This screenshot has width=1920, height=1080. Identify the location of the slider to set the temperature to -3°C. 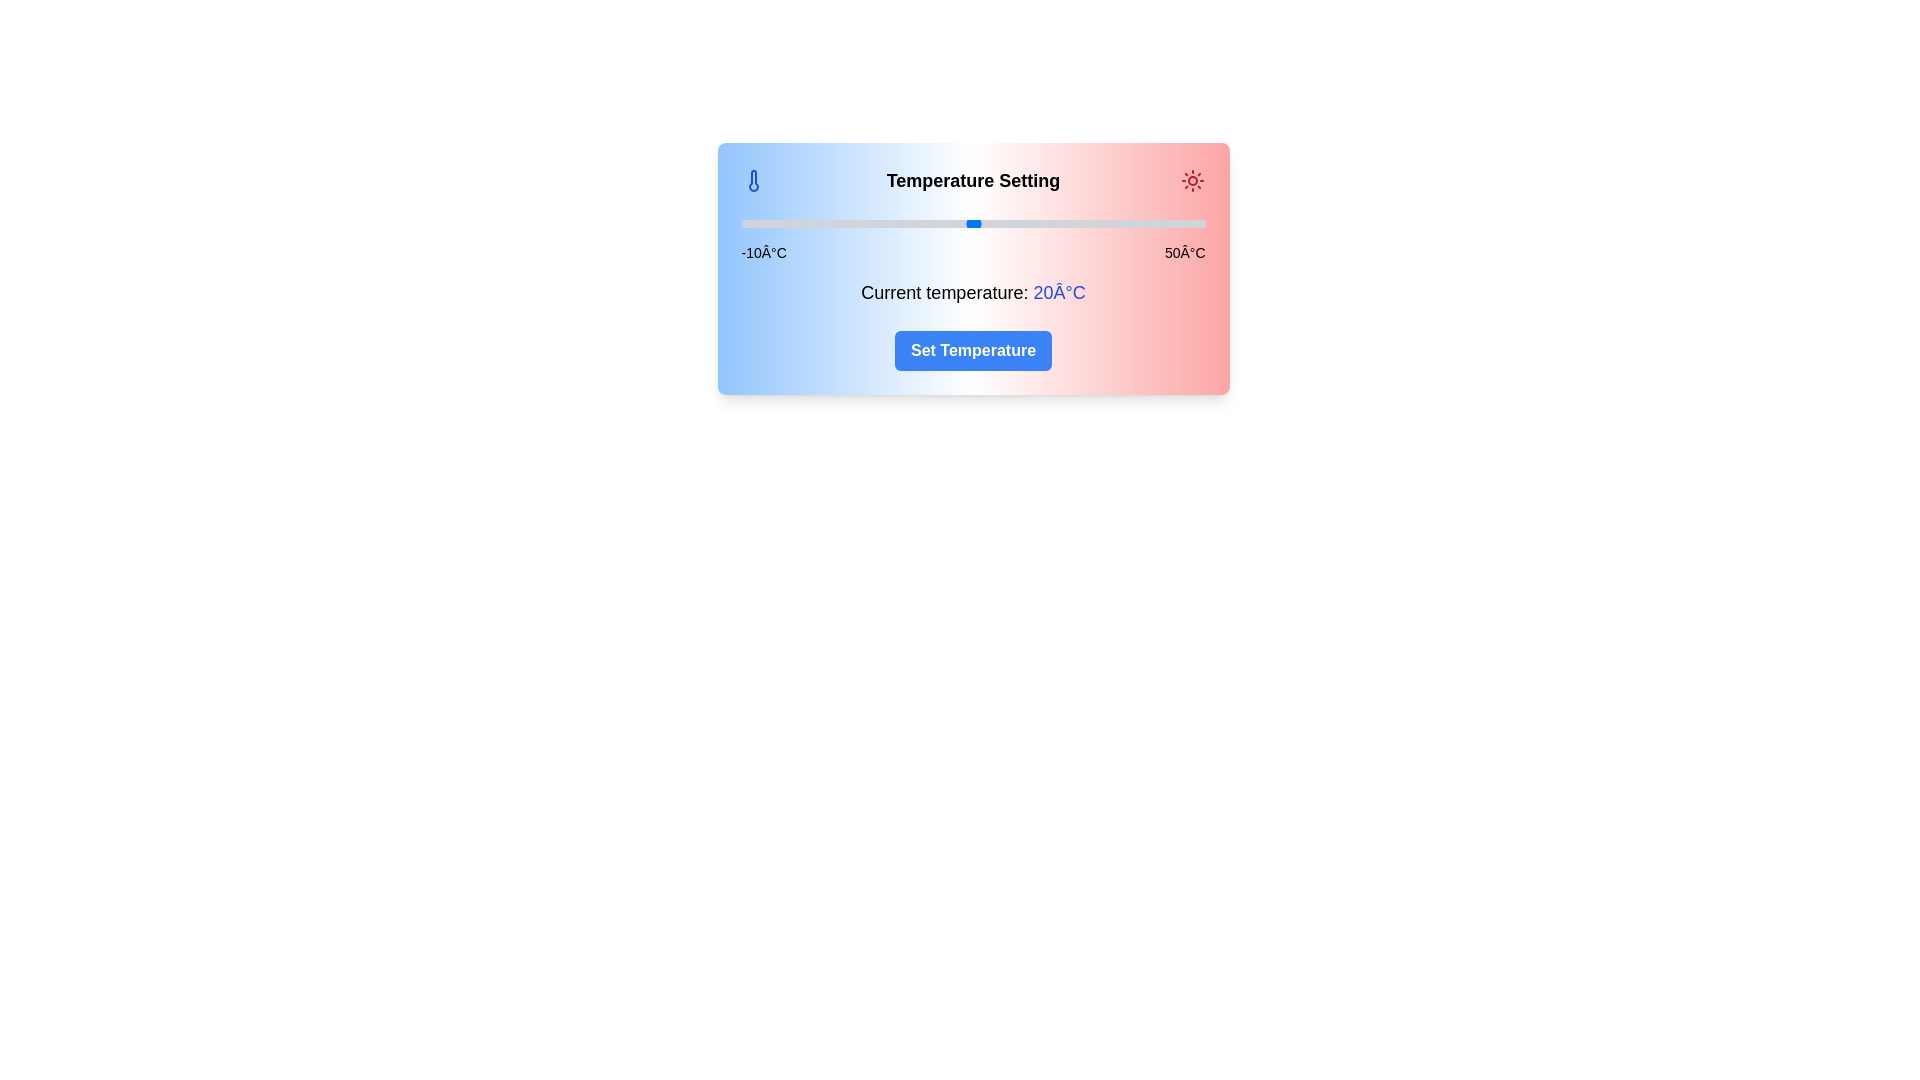
(794, 223).